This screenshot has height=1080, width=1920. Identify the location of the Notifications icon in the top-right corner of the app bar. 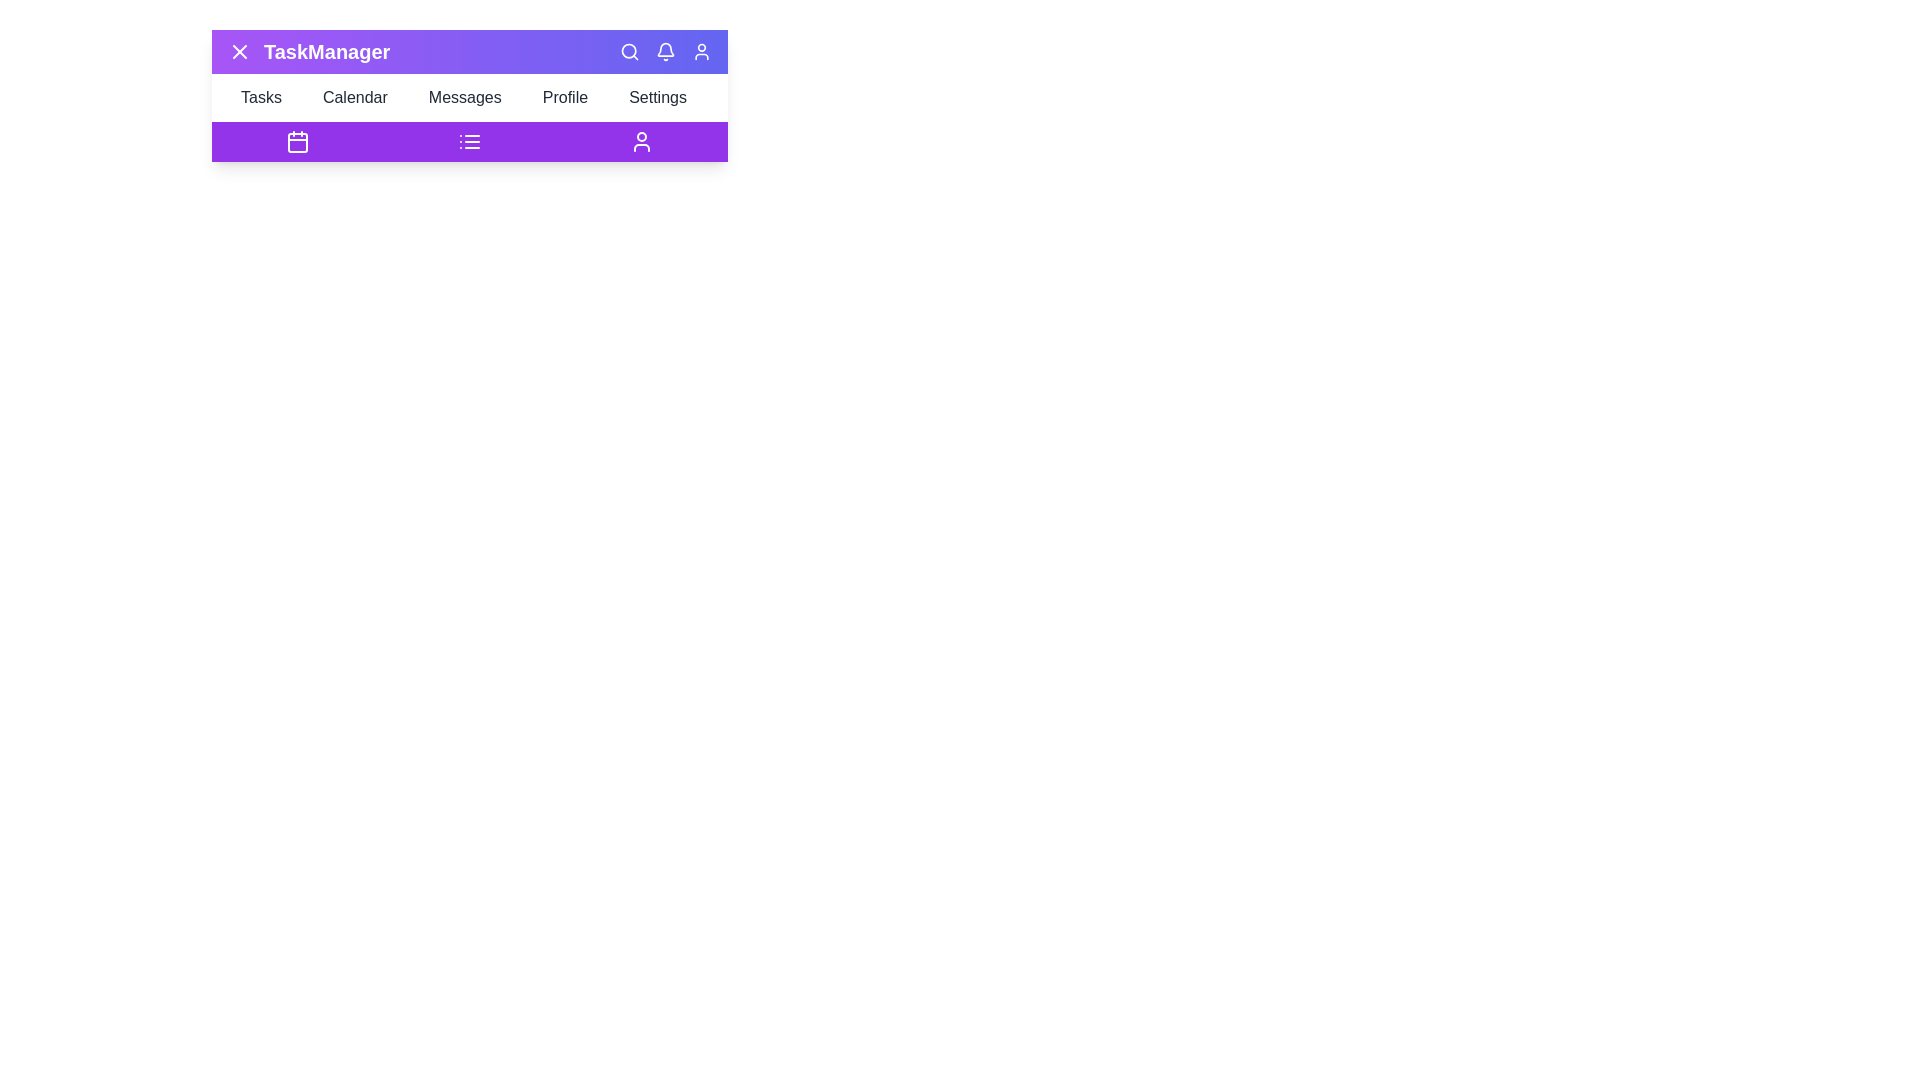
(666, 50).